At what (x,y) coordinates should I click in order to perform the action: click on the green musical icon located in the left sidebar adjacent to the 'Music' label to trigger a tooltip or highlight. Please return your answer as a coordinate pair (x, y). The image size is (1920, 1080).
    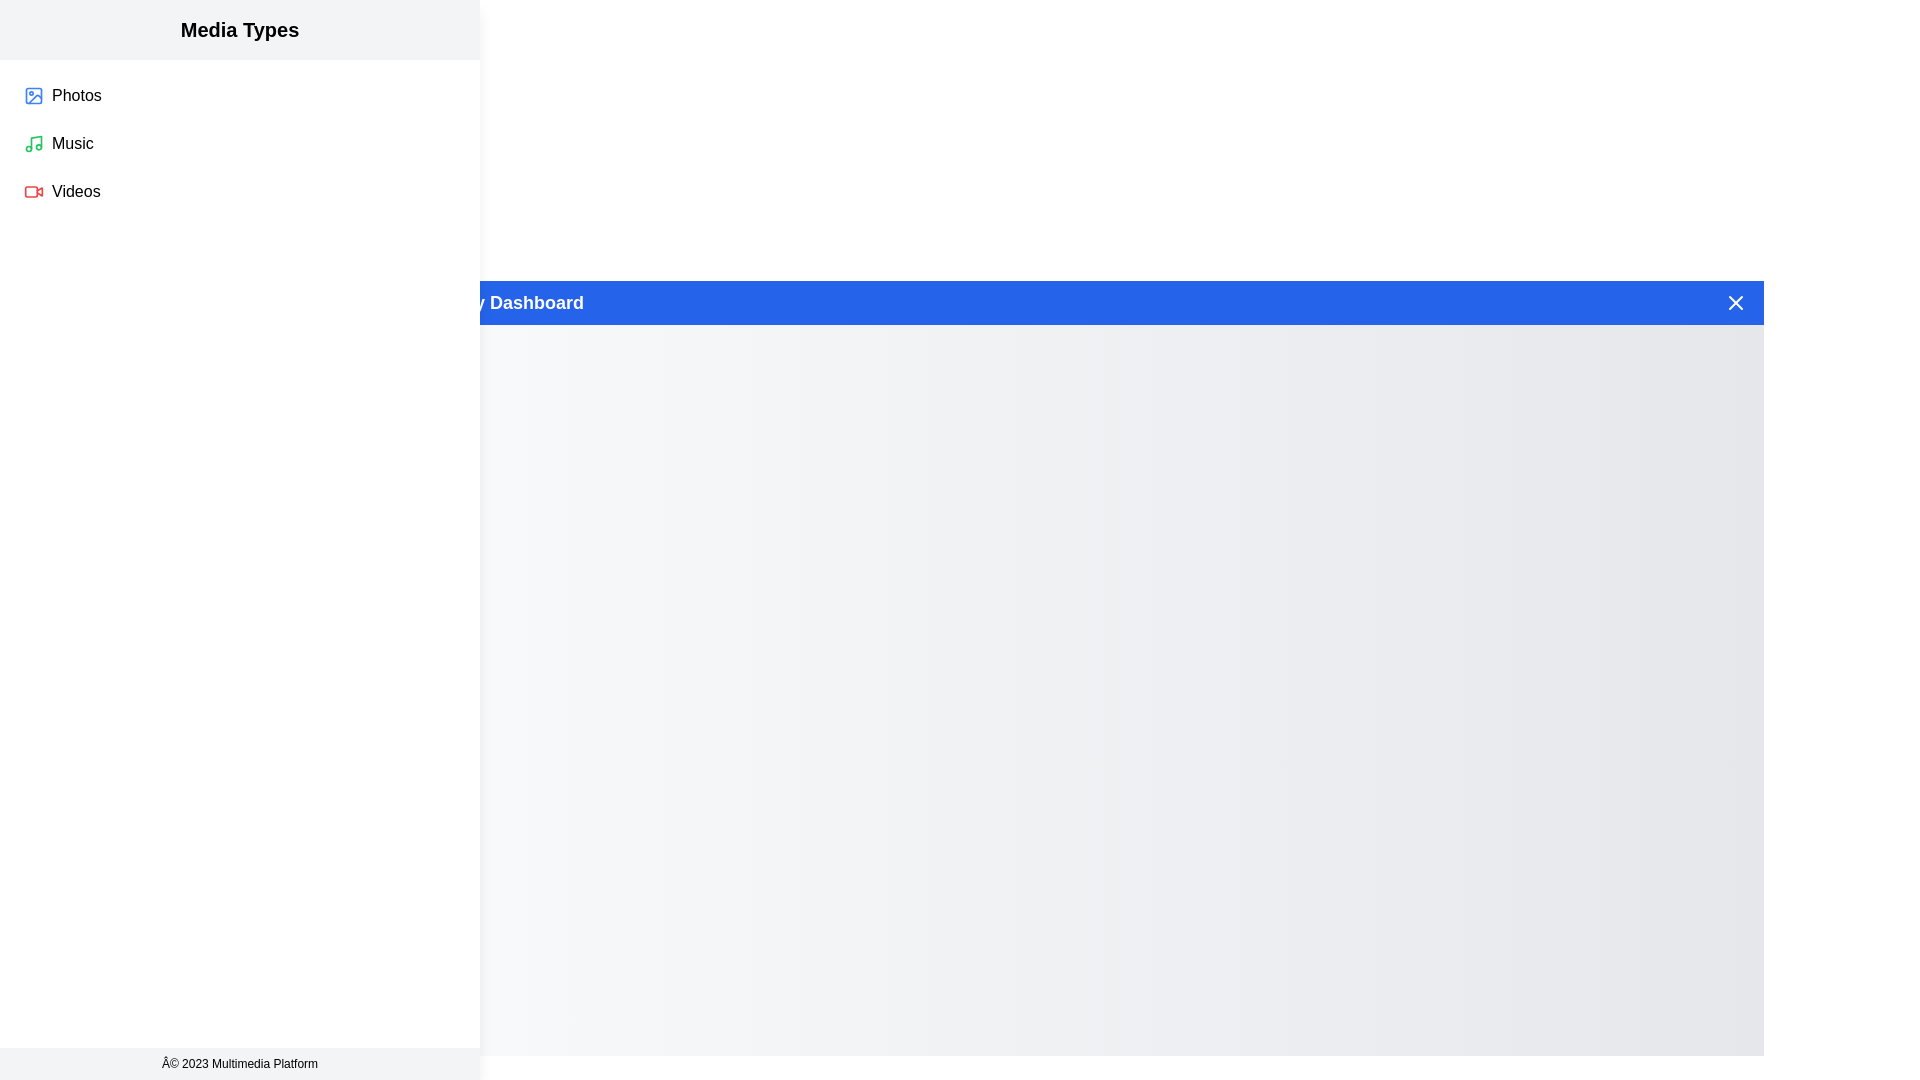
    Looking at the image, I should click on (33, 142).